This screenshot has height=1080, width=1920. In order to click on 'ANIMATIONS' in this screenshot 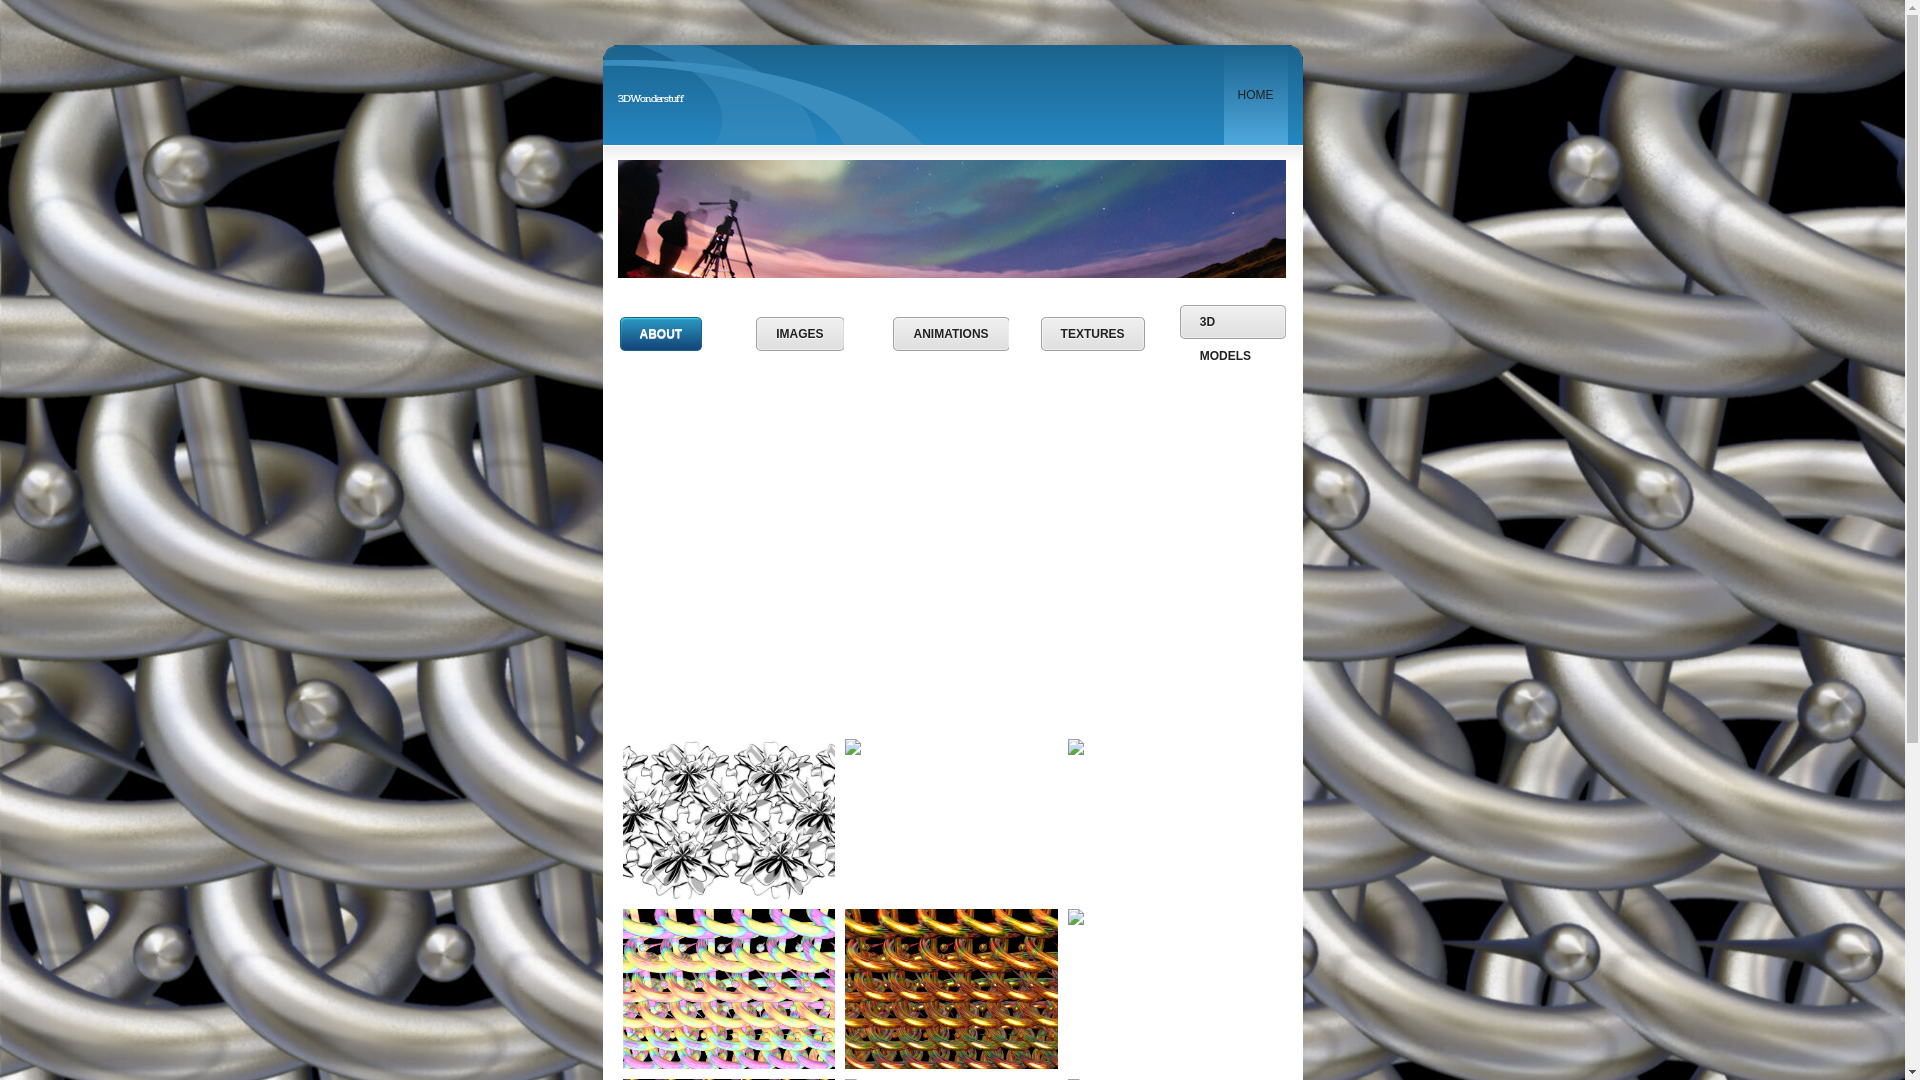, I will do `click(949, 333)`.